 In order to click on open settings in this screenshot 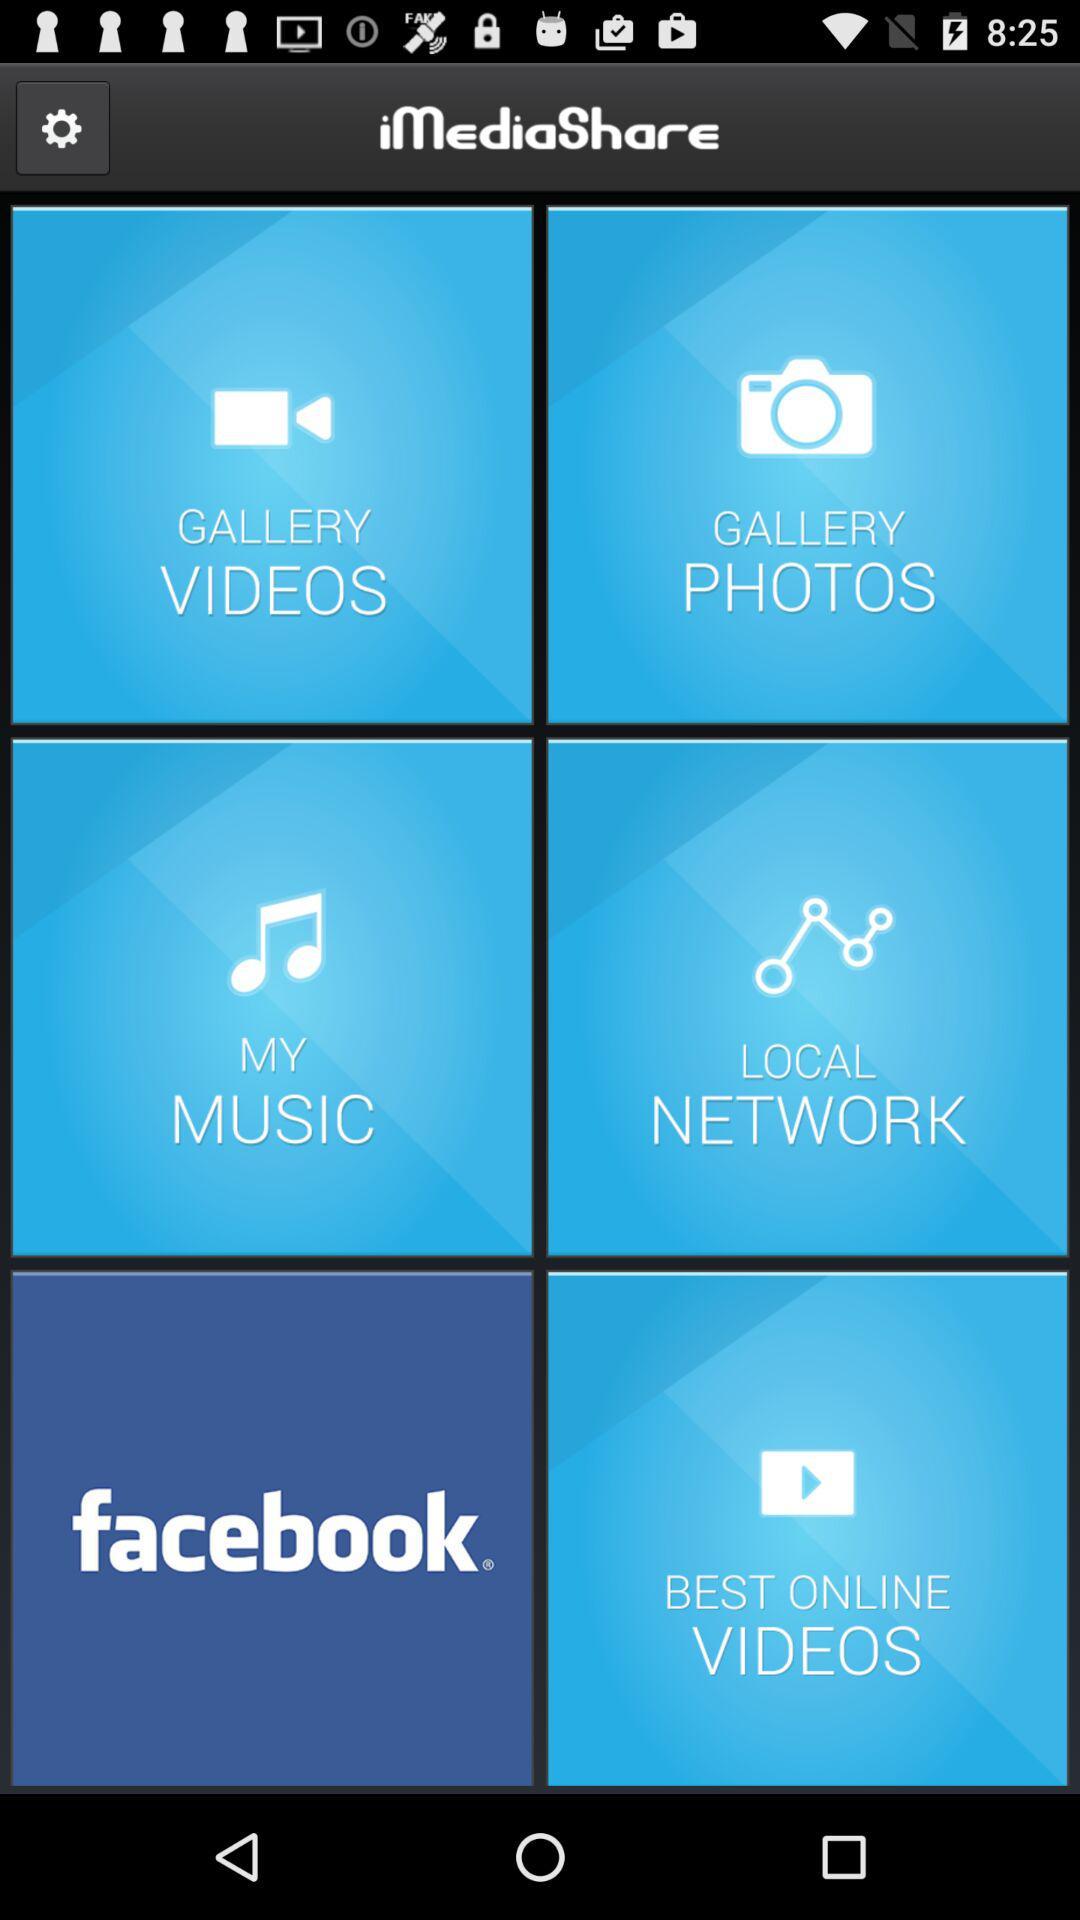, I will do `click(61, 127)`.